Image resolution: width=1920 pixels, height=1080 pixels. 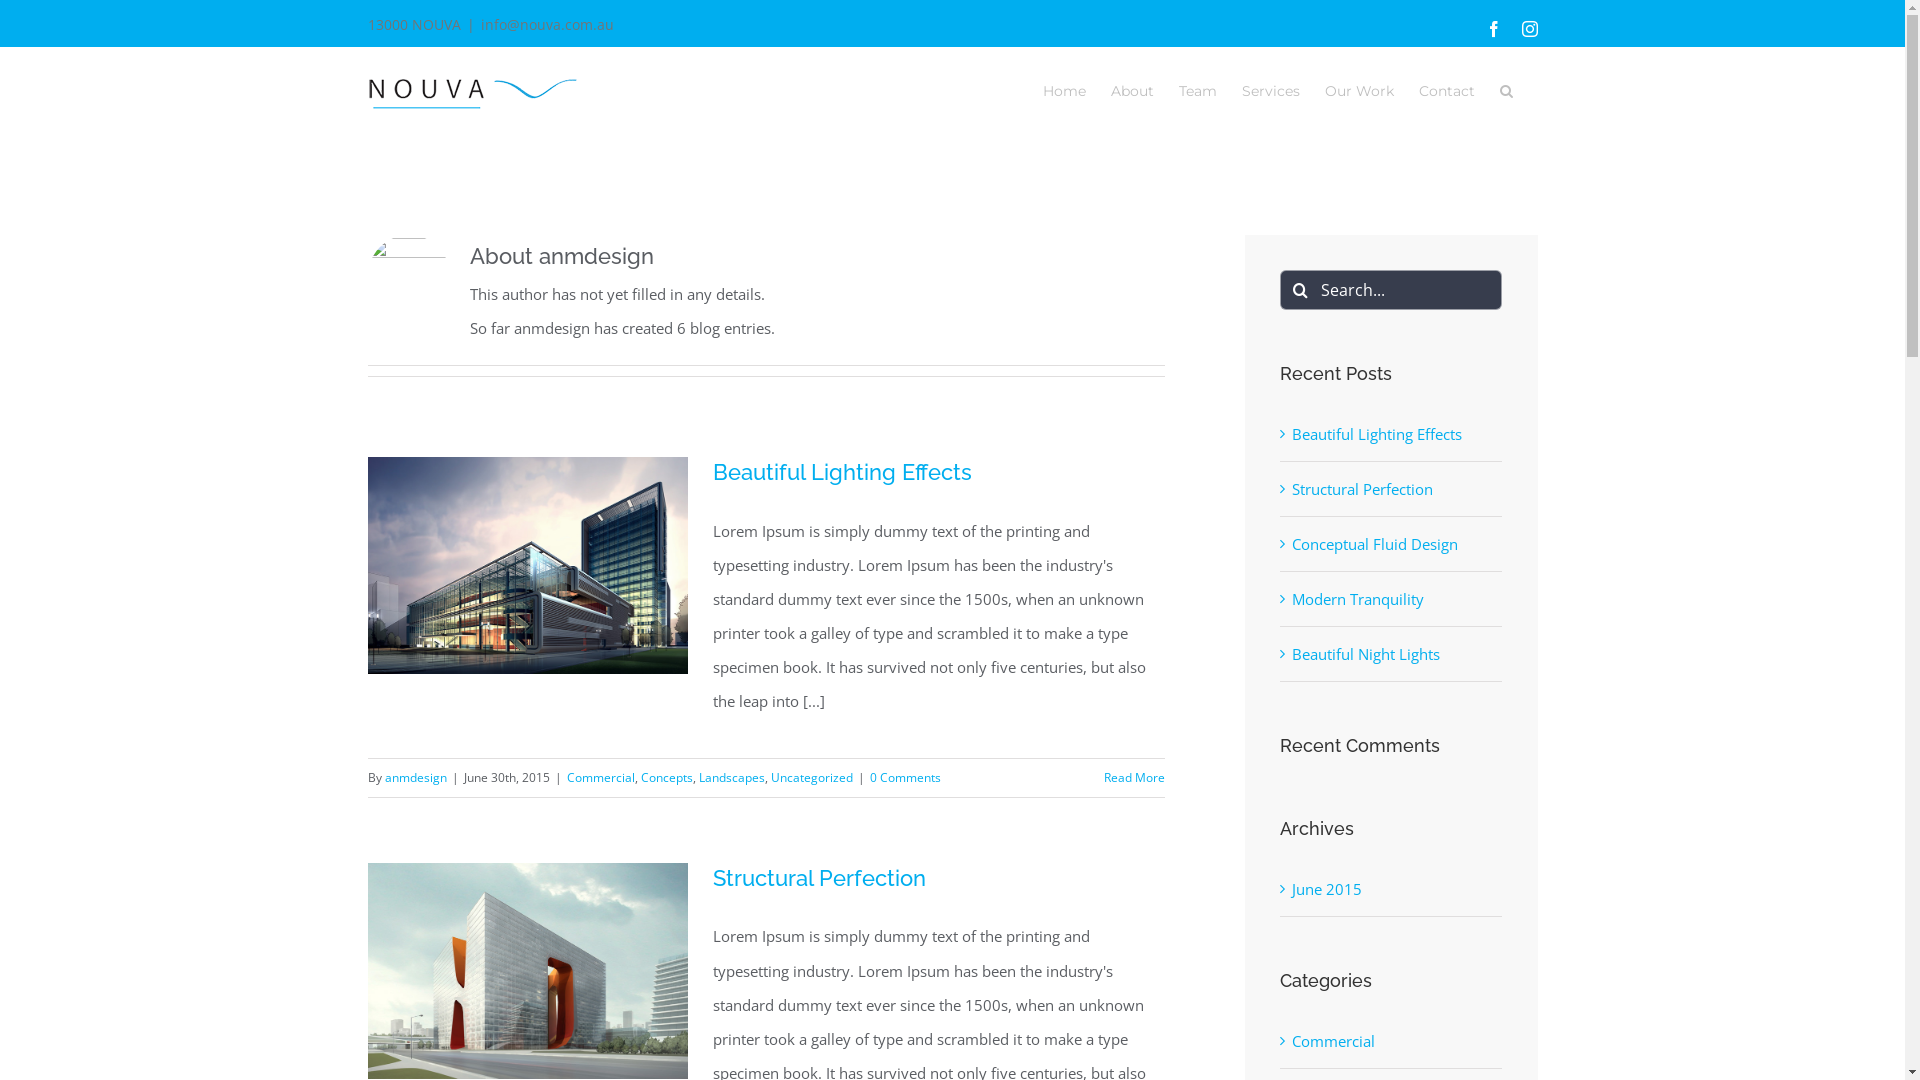 What do you see at coordinates (1196, 88) in the screenshot?
I see `'Team'` at bounding box center [1196, 88].